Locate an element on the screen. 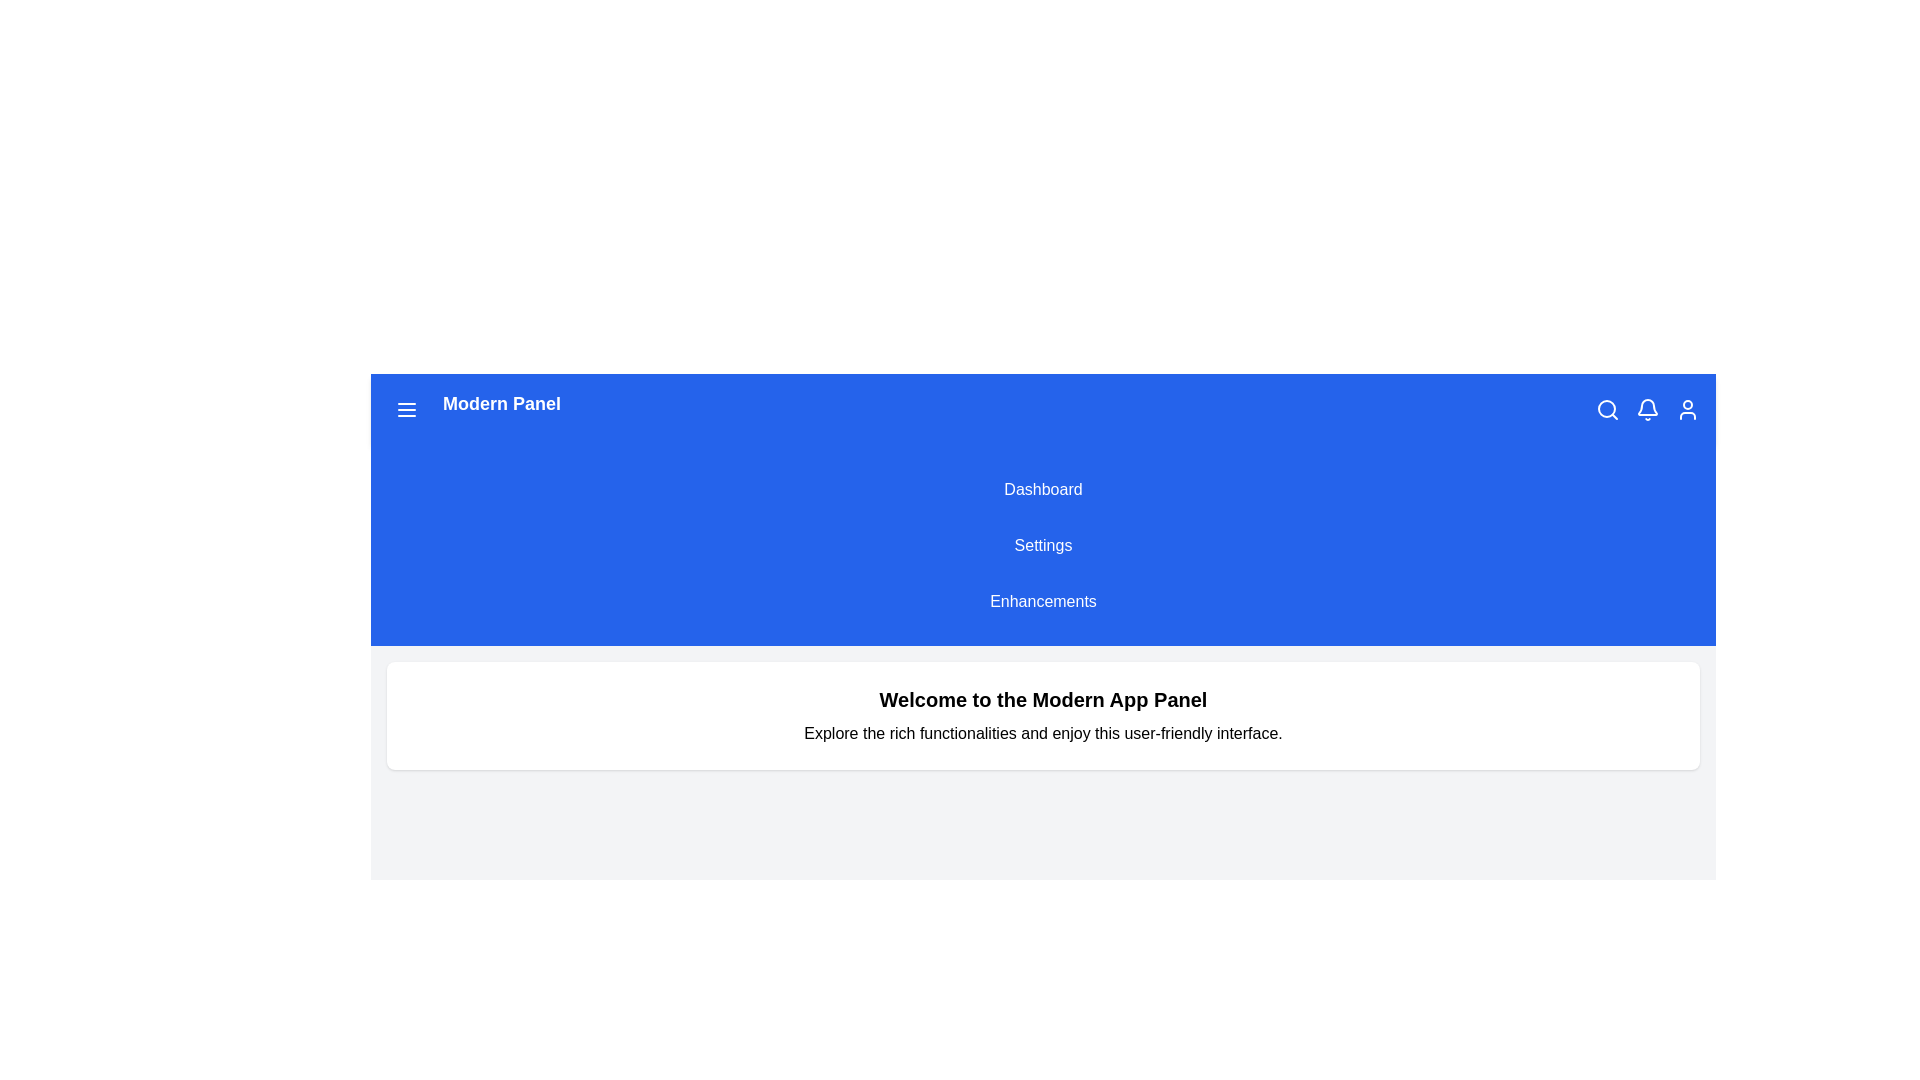  the search icon to activate the search functionality is located at coordinates (1608, 408).